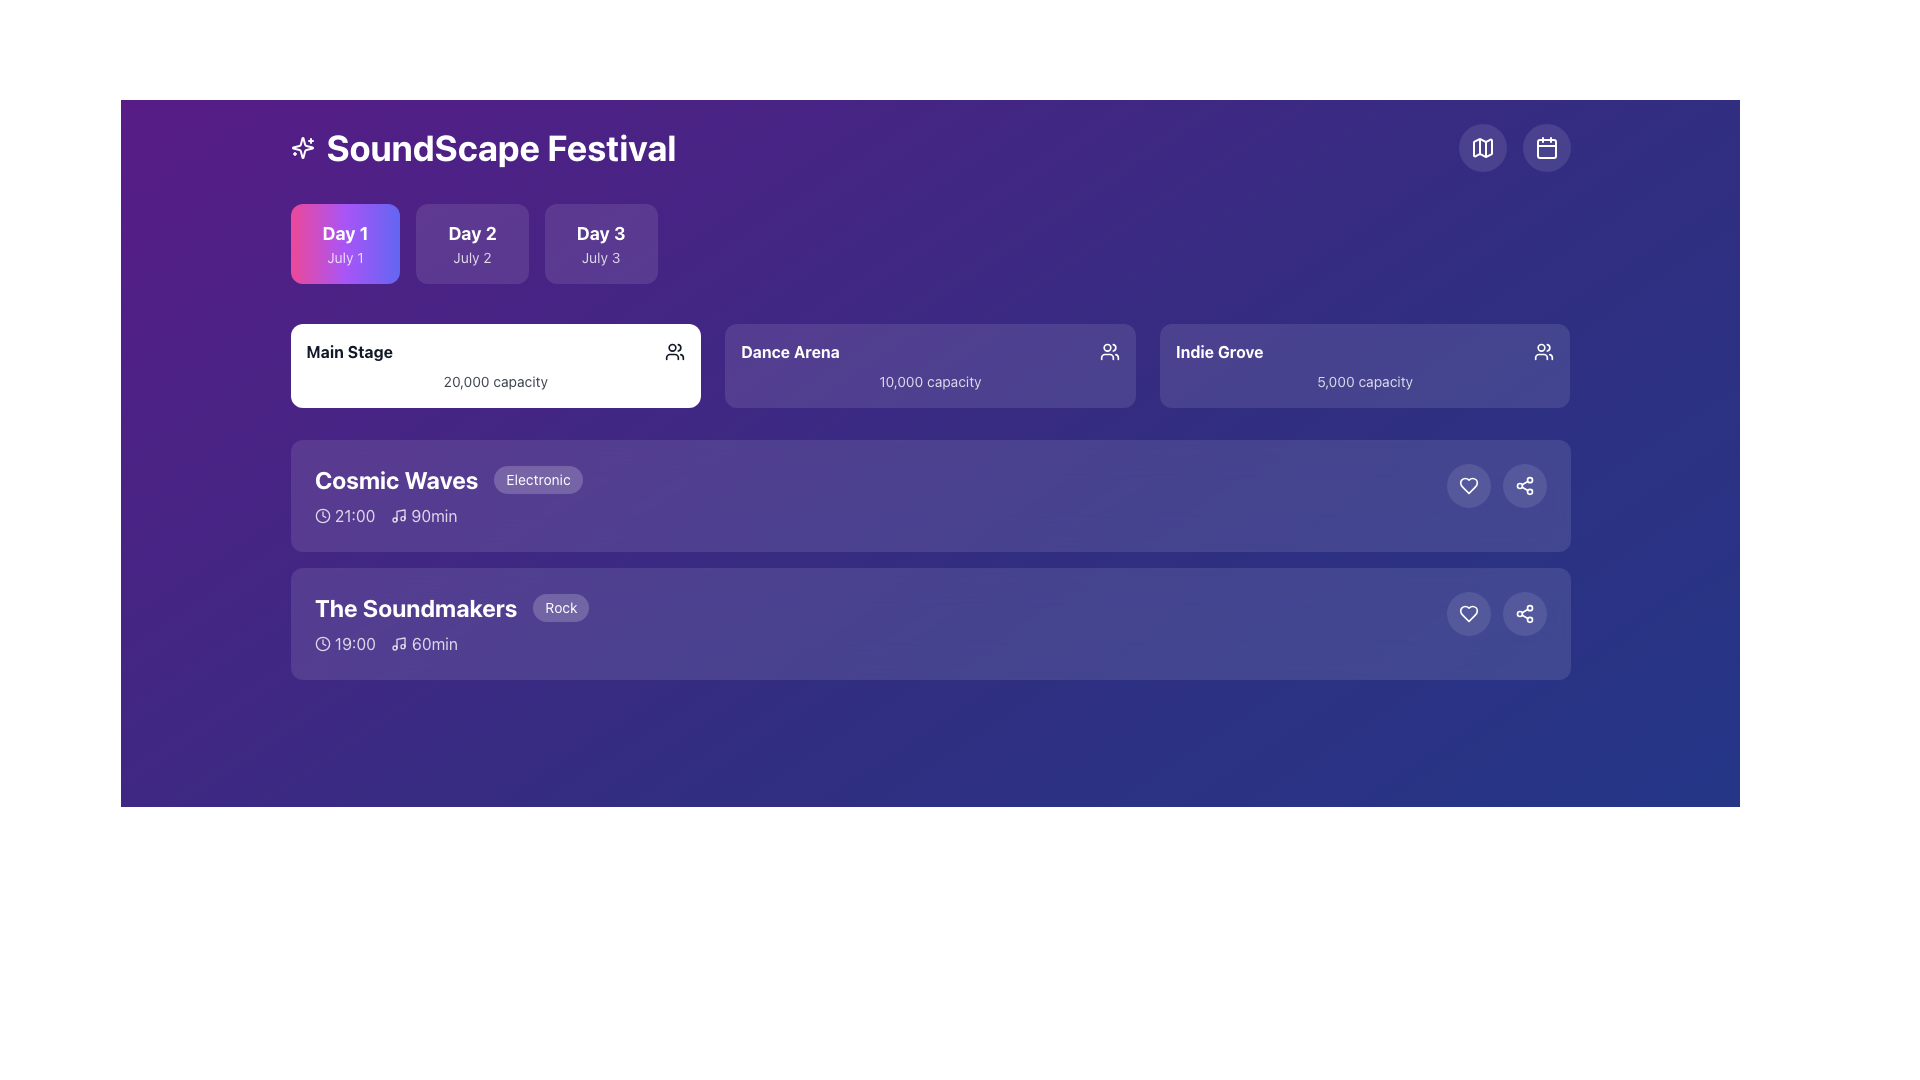  Describe the element at coordinates (560, 607) in the screenshot. I see `the 'Rock' label or tag that indicates the genre of the associated group 'The Soundmakers', which is located to the right of the group name` at that location.